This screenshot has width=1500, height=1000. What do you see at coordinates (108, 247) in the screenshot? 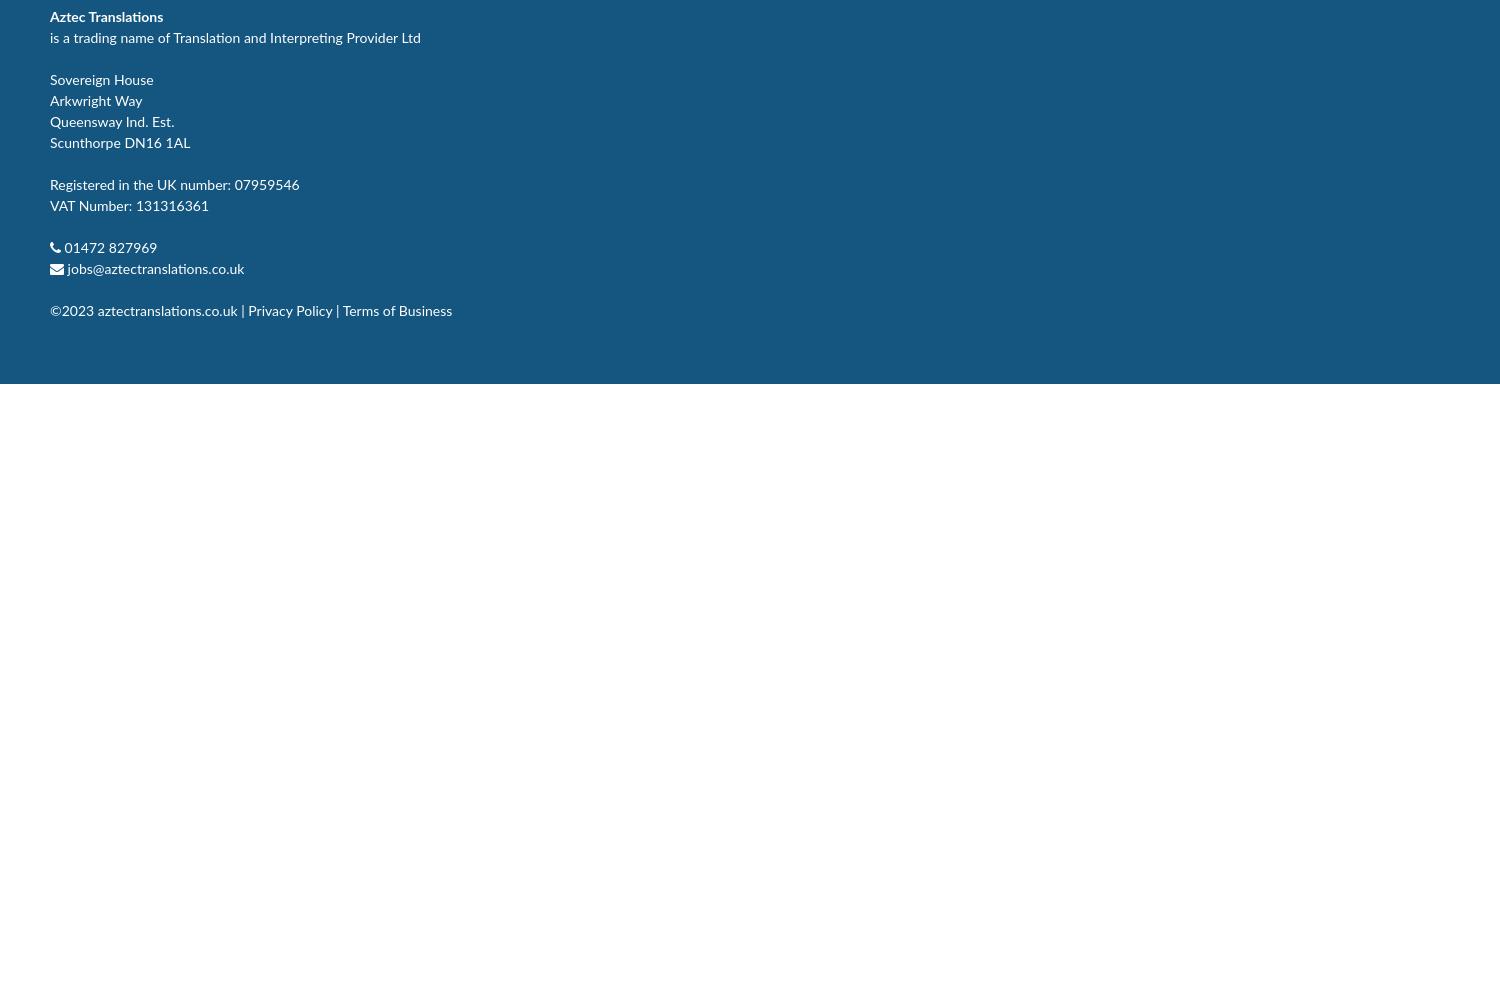
I see `'01472 827969'` at bounding box center [108, 247].